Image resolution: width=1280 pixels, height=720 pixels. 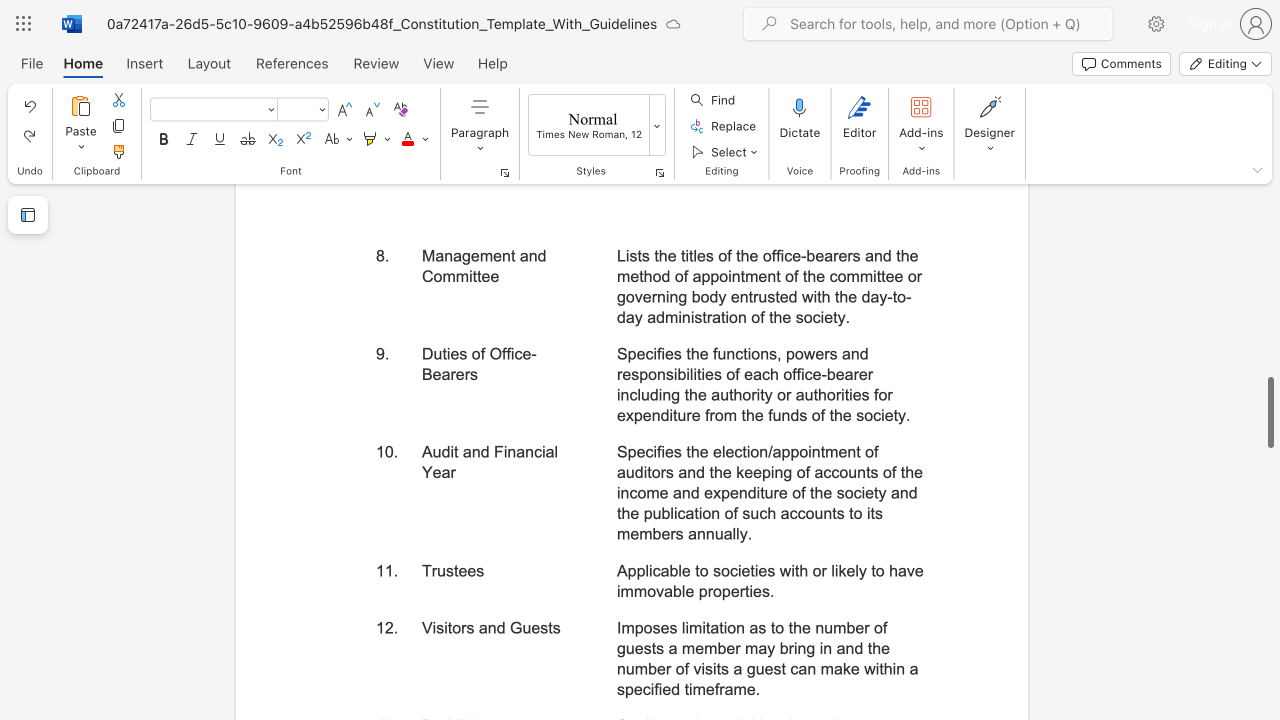 I want to click on the subset text "ea" within the text "Audit and Financial Year", so click(x=431, y=472).